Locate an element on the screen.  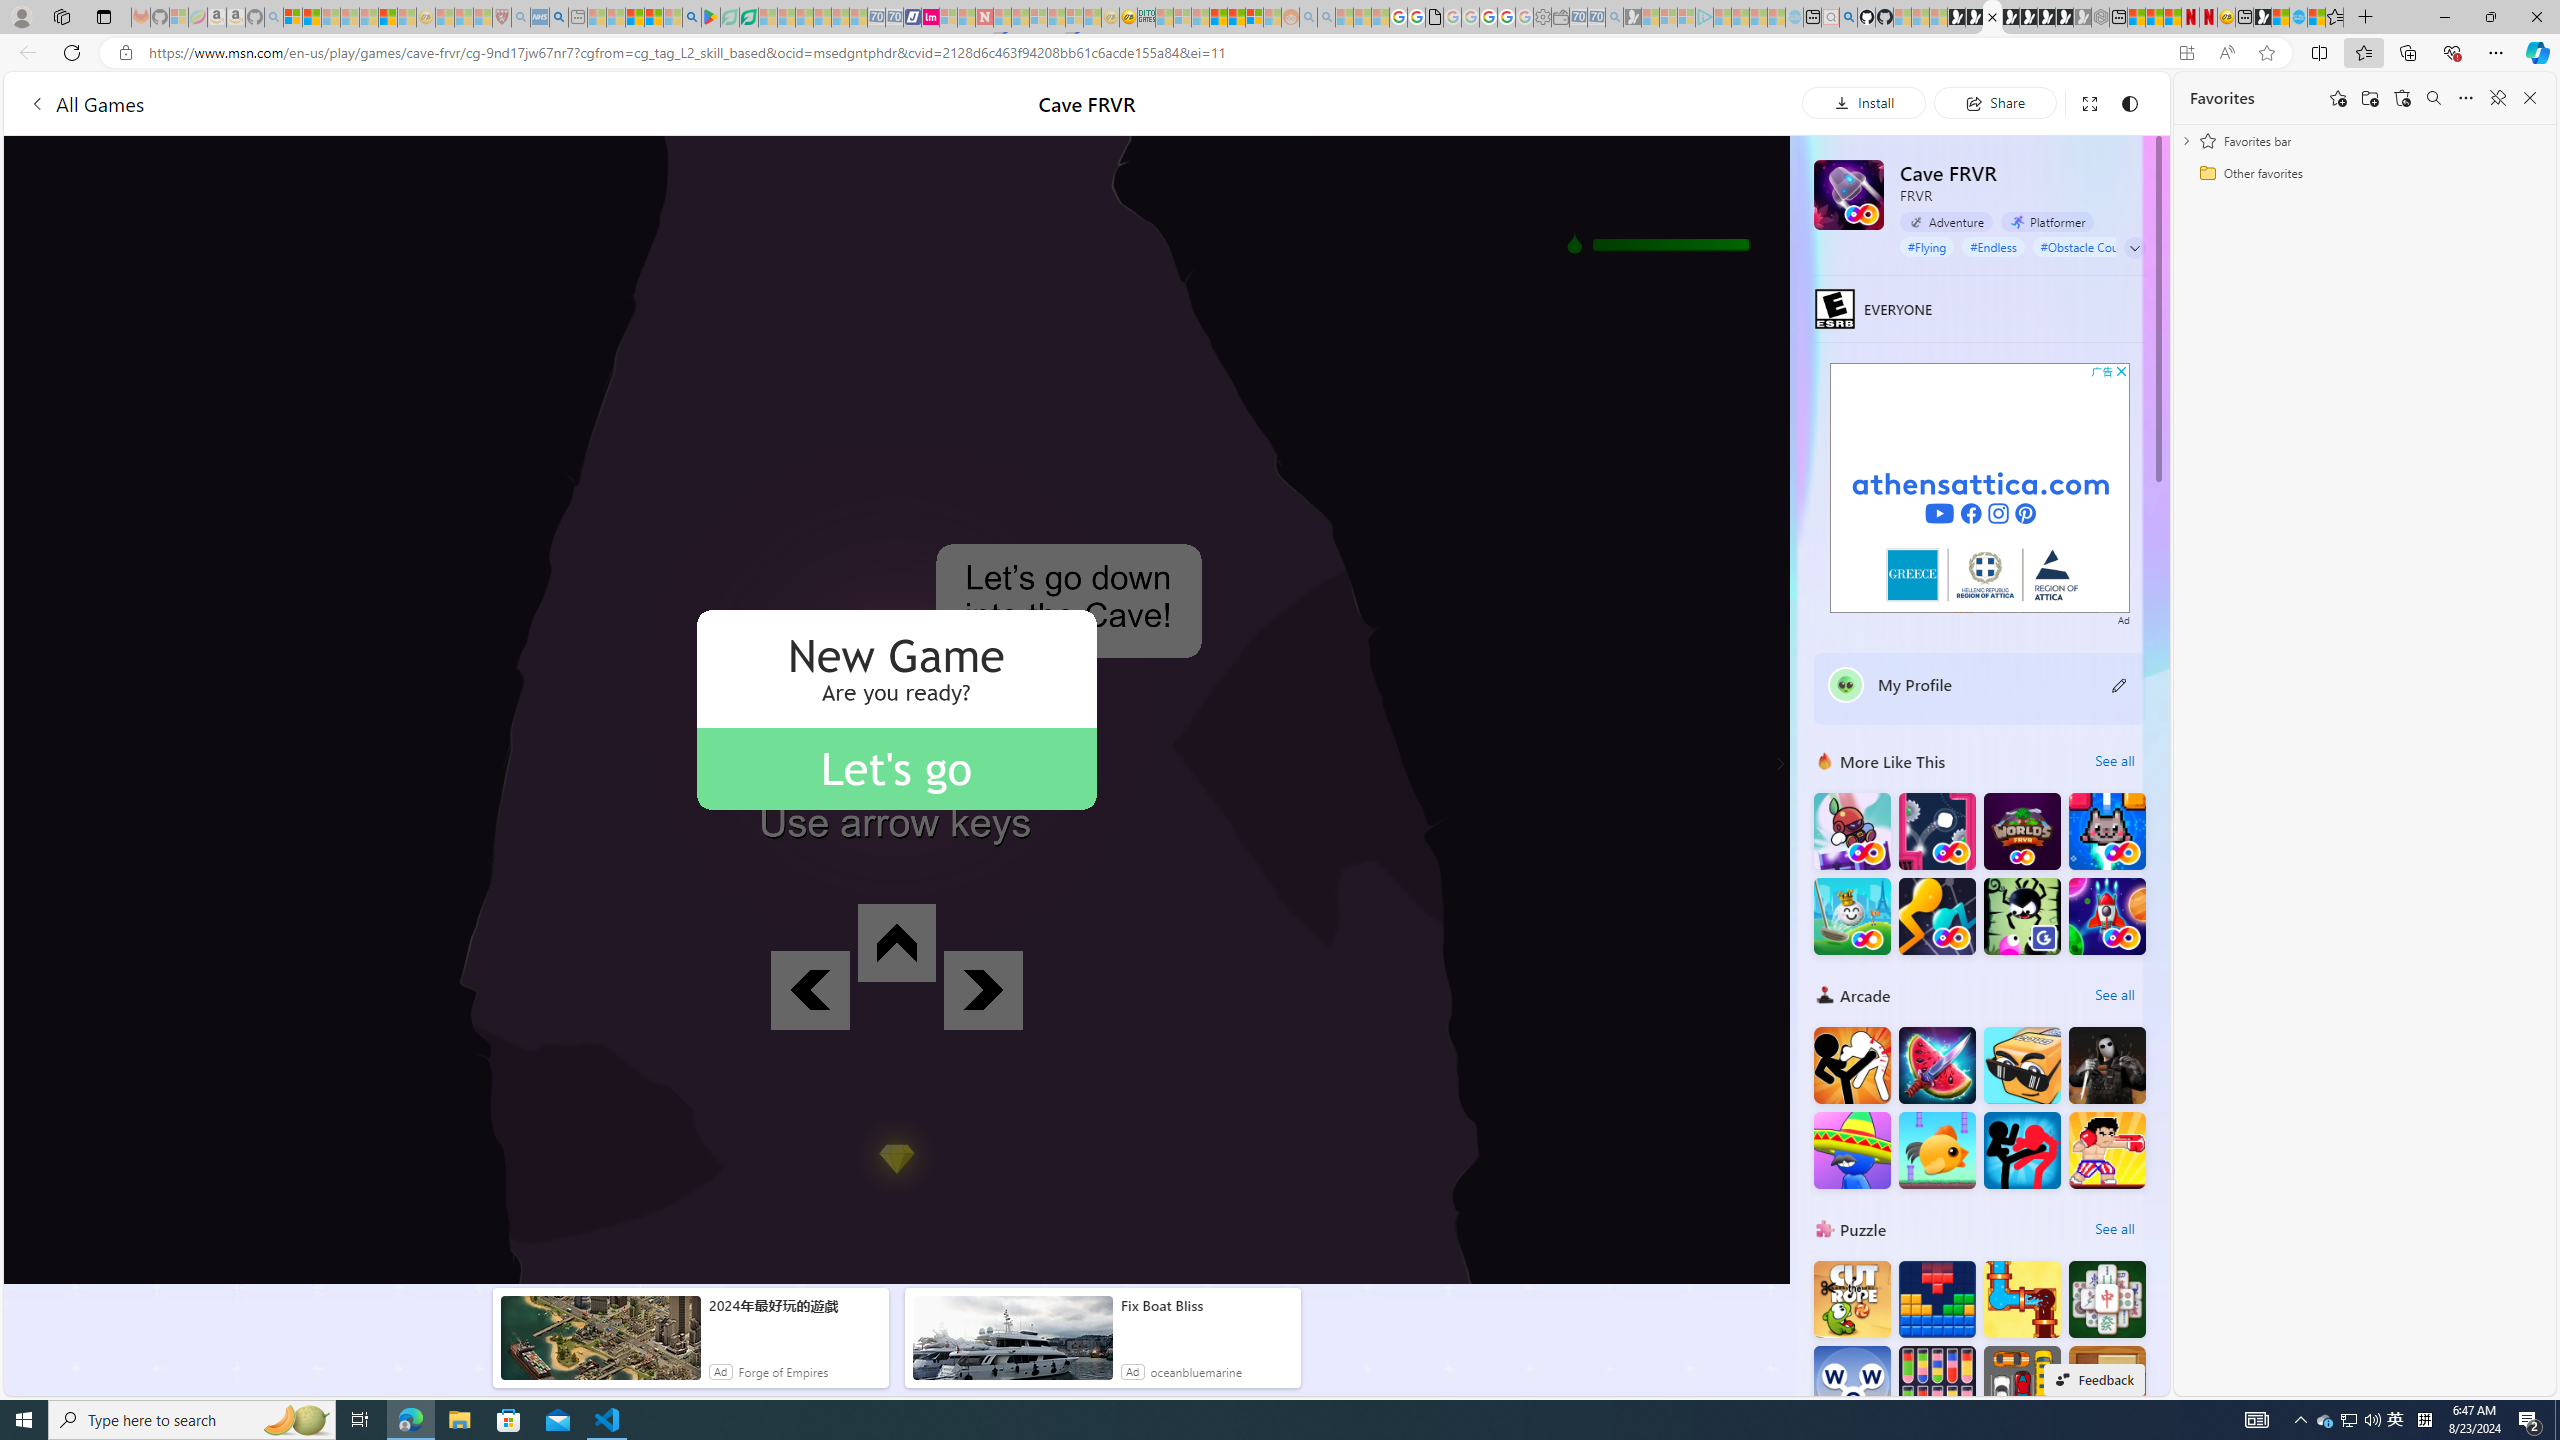
'EVERYONE' is located at coordinates (1834, 307).